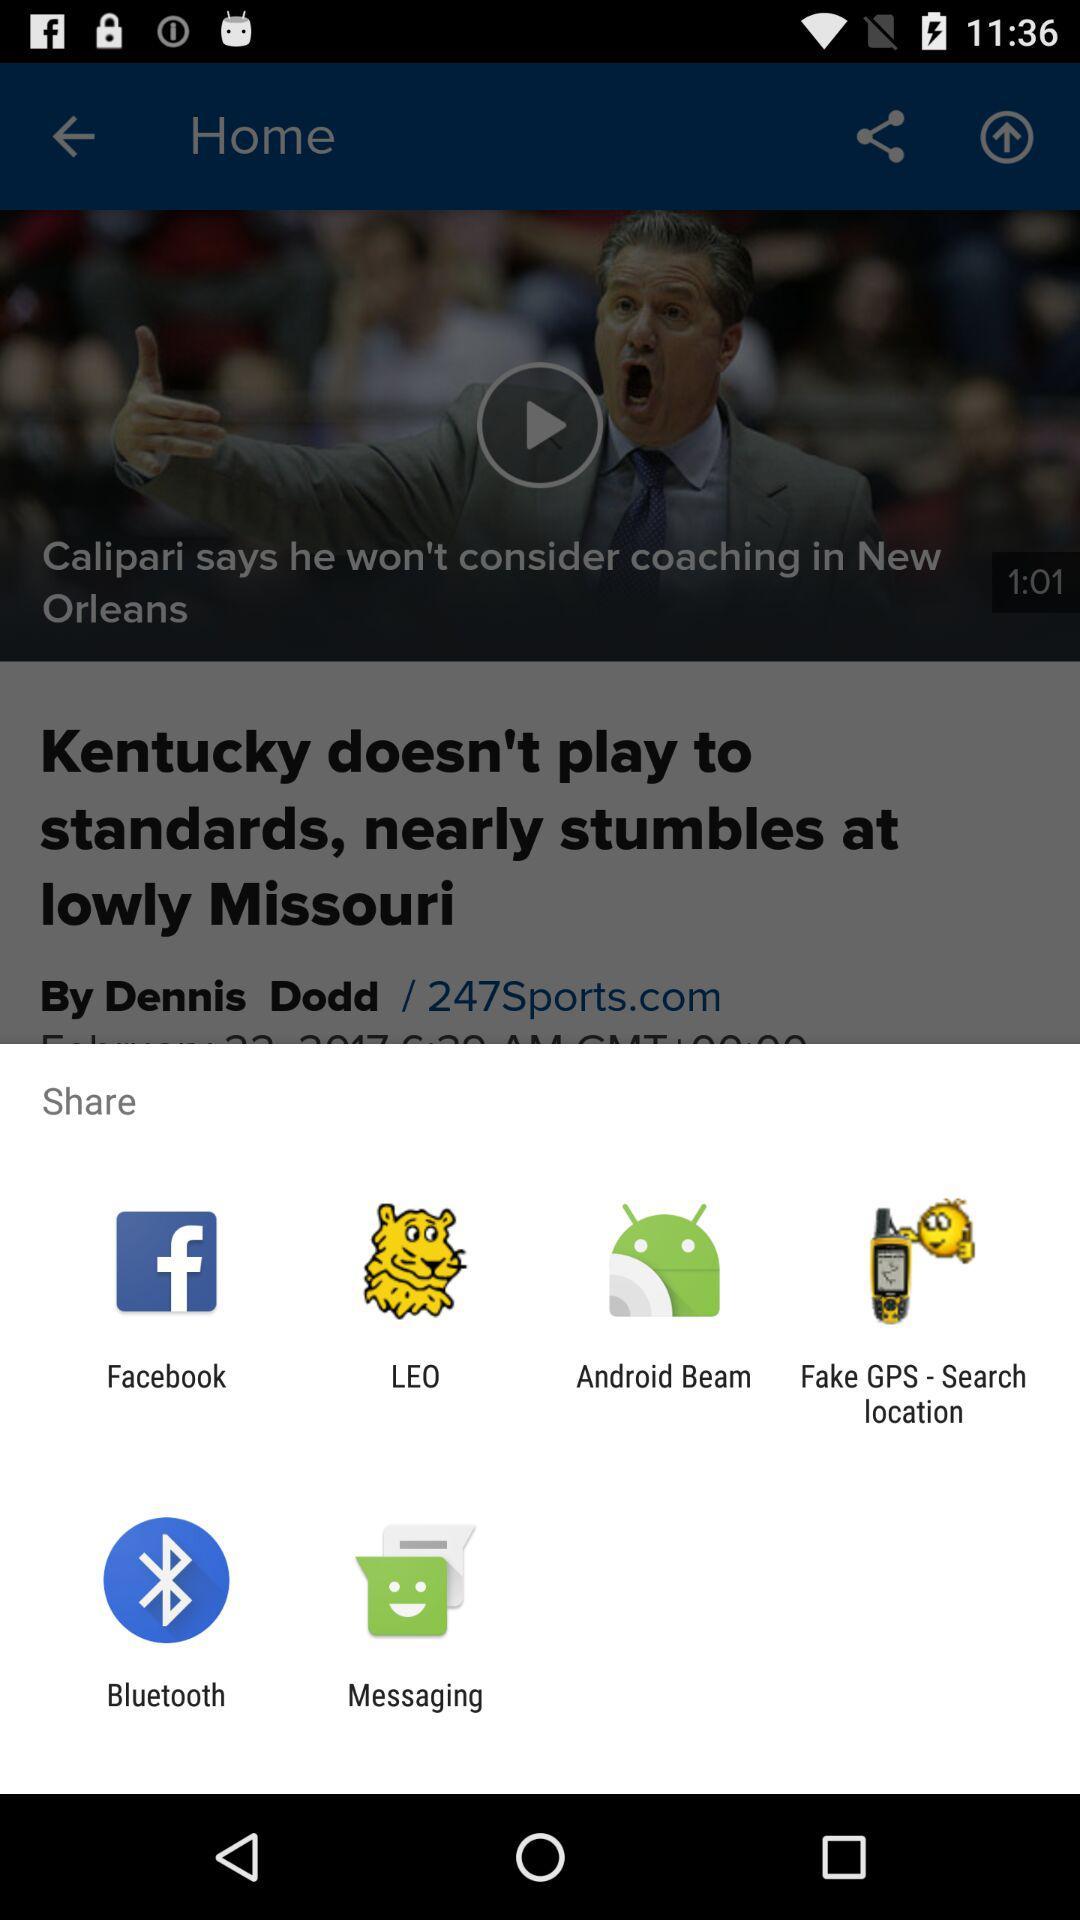  I want to click on the app next to fake gps search item, so click(664, 1392).